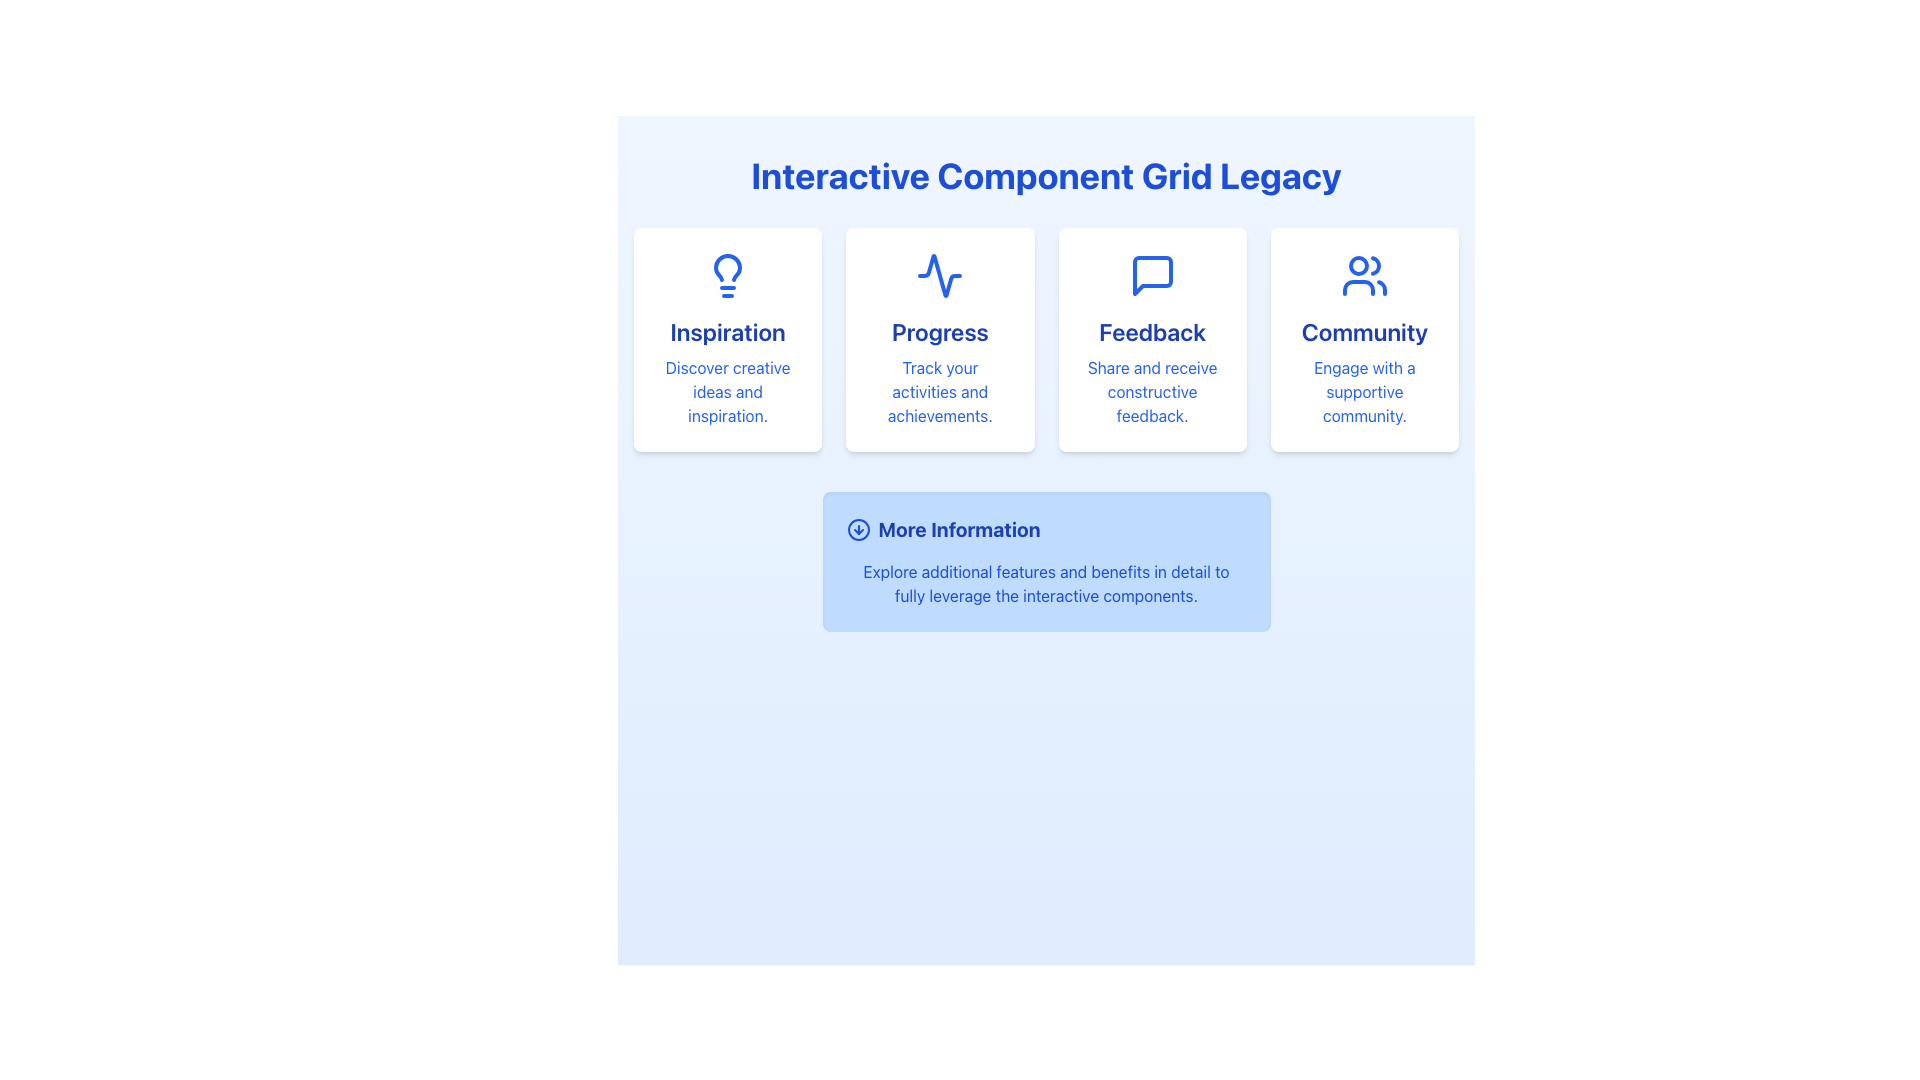 The height and width of the screenshot is (1080, 1920). What do you see at coordinates (727, 330) in the screenshot?
I see `title text located in the top-left card of a four-card grid, which summarizes creative ideas and inspiration, situated below a lightbulb icon and above a descriptive text` at bounding box center [727, 330].